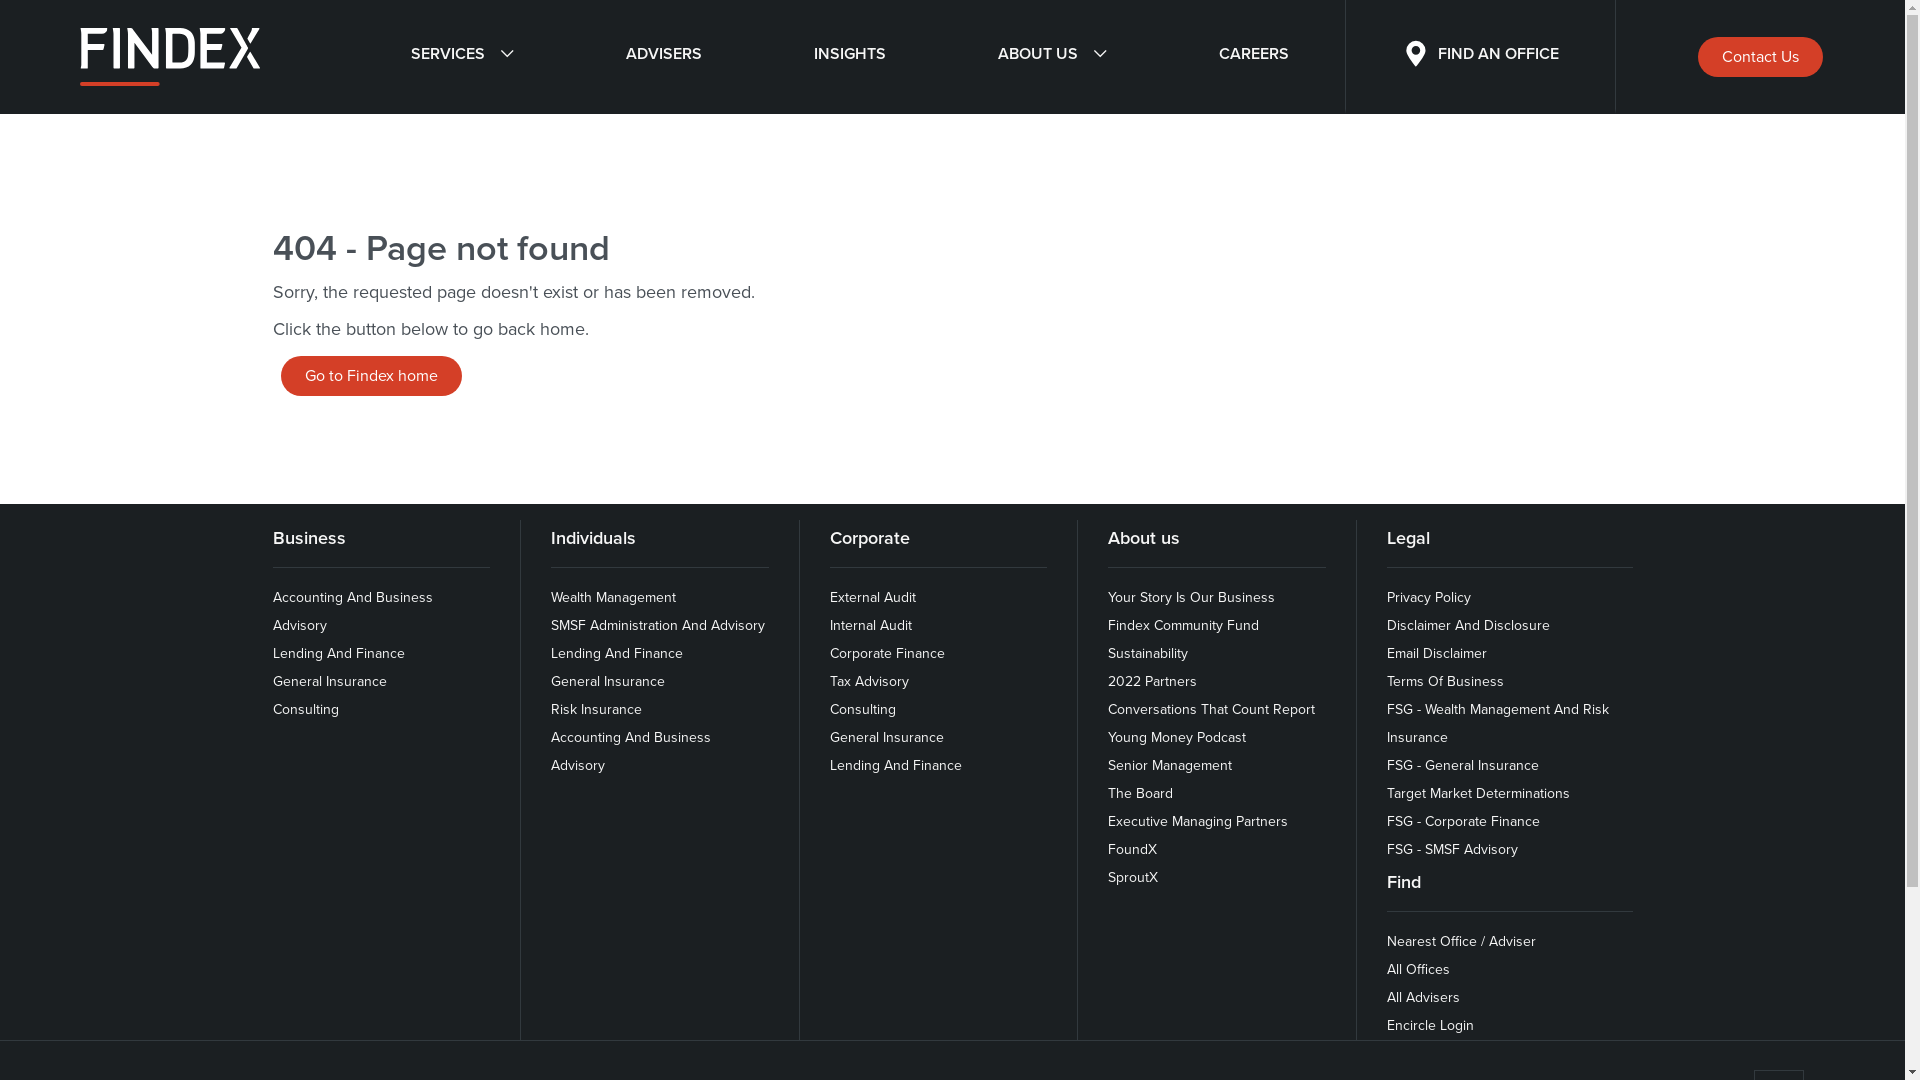  Describe the element at coordinates (612, 596) in the screenshot. I see `'Wealth Management'` at that location.